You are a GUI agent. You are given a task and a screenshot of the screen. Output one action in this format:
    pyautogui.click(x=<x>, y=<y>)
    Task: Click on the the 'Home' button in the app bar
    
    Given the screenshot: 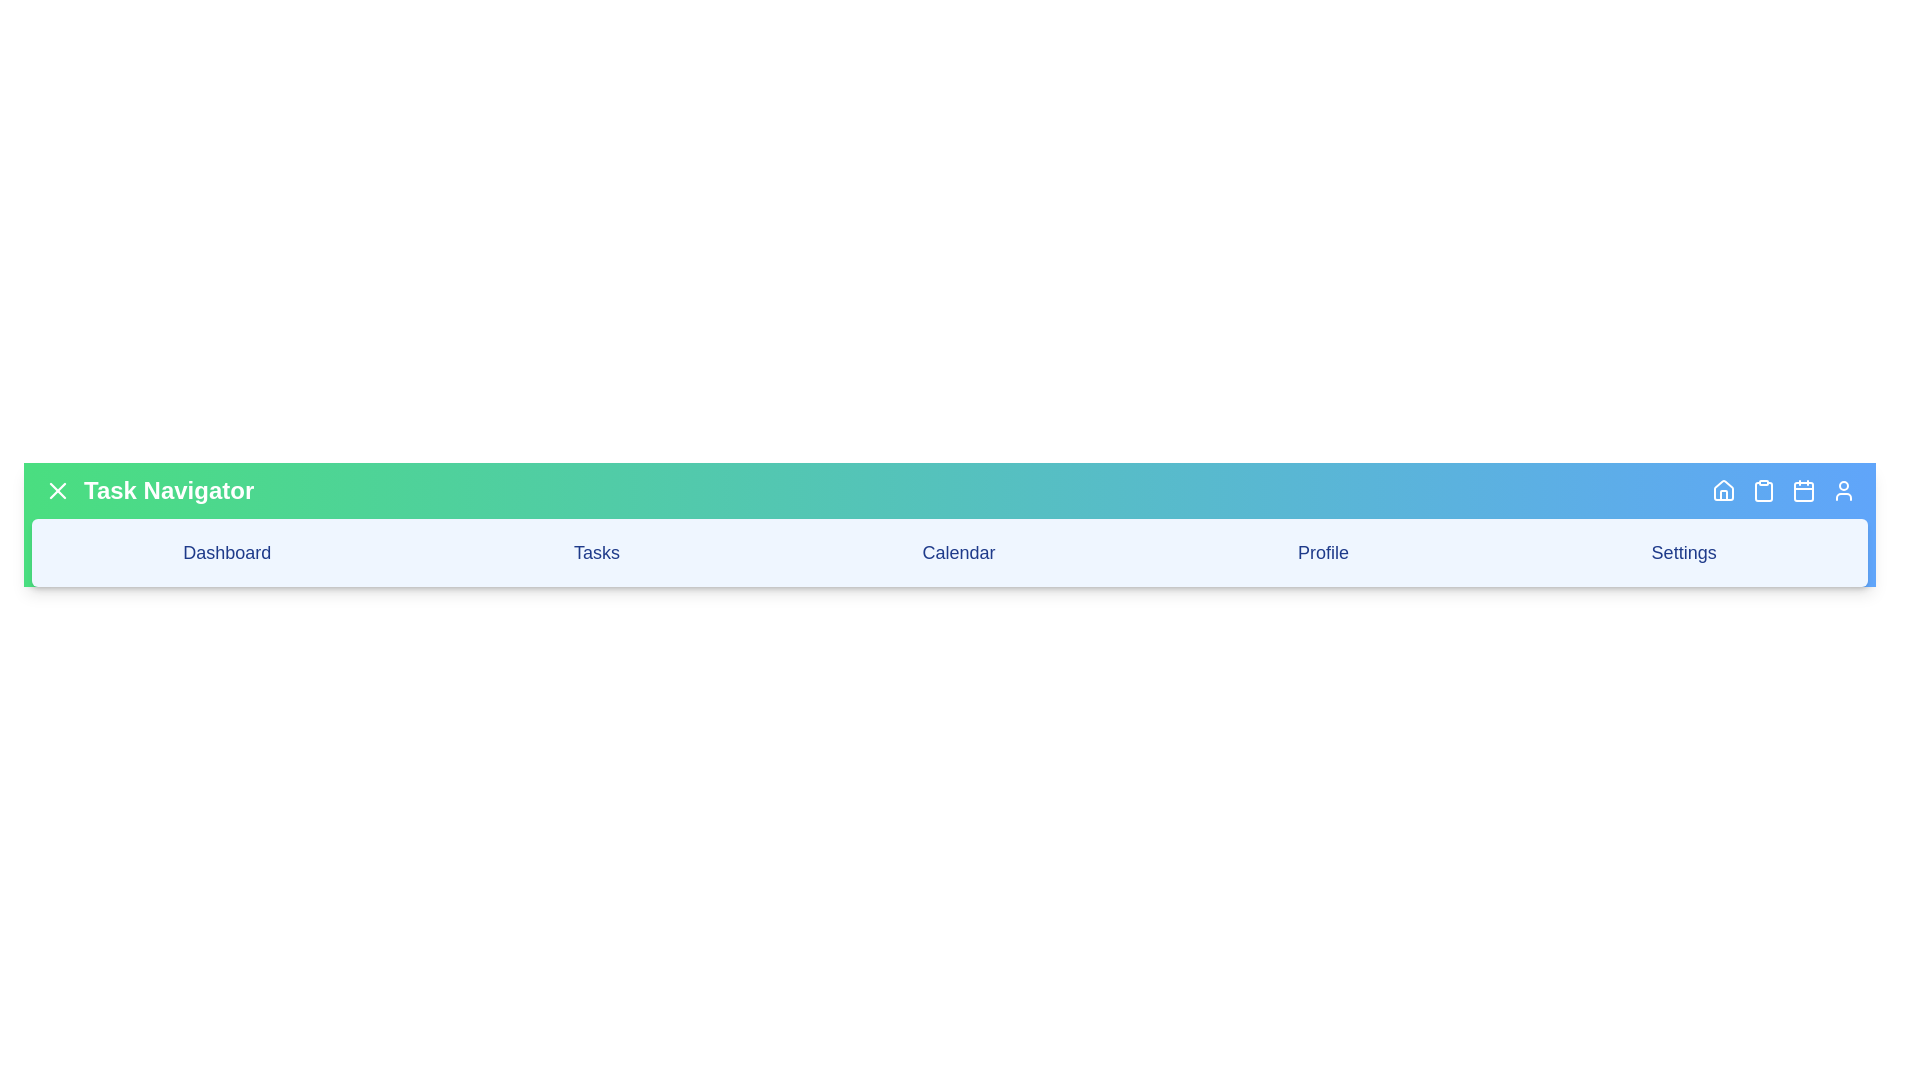 What is the action you would take?
    pyautogui.click(x=1722, y=490)
    